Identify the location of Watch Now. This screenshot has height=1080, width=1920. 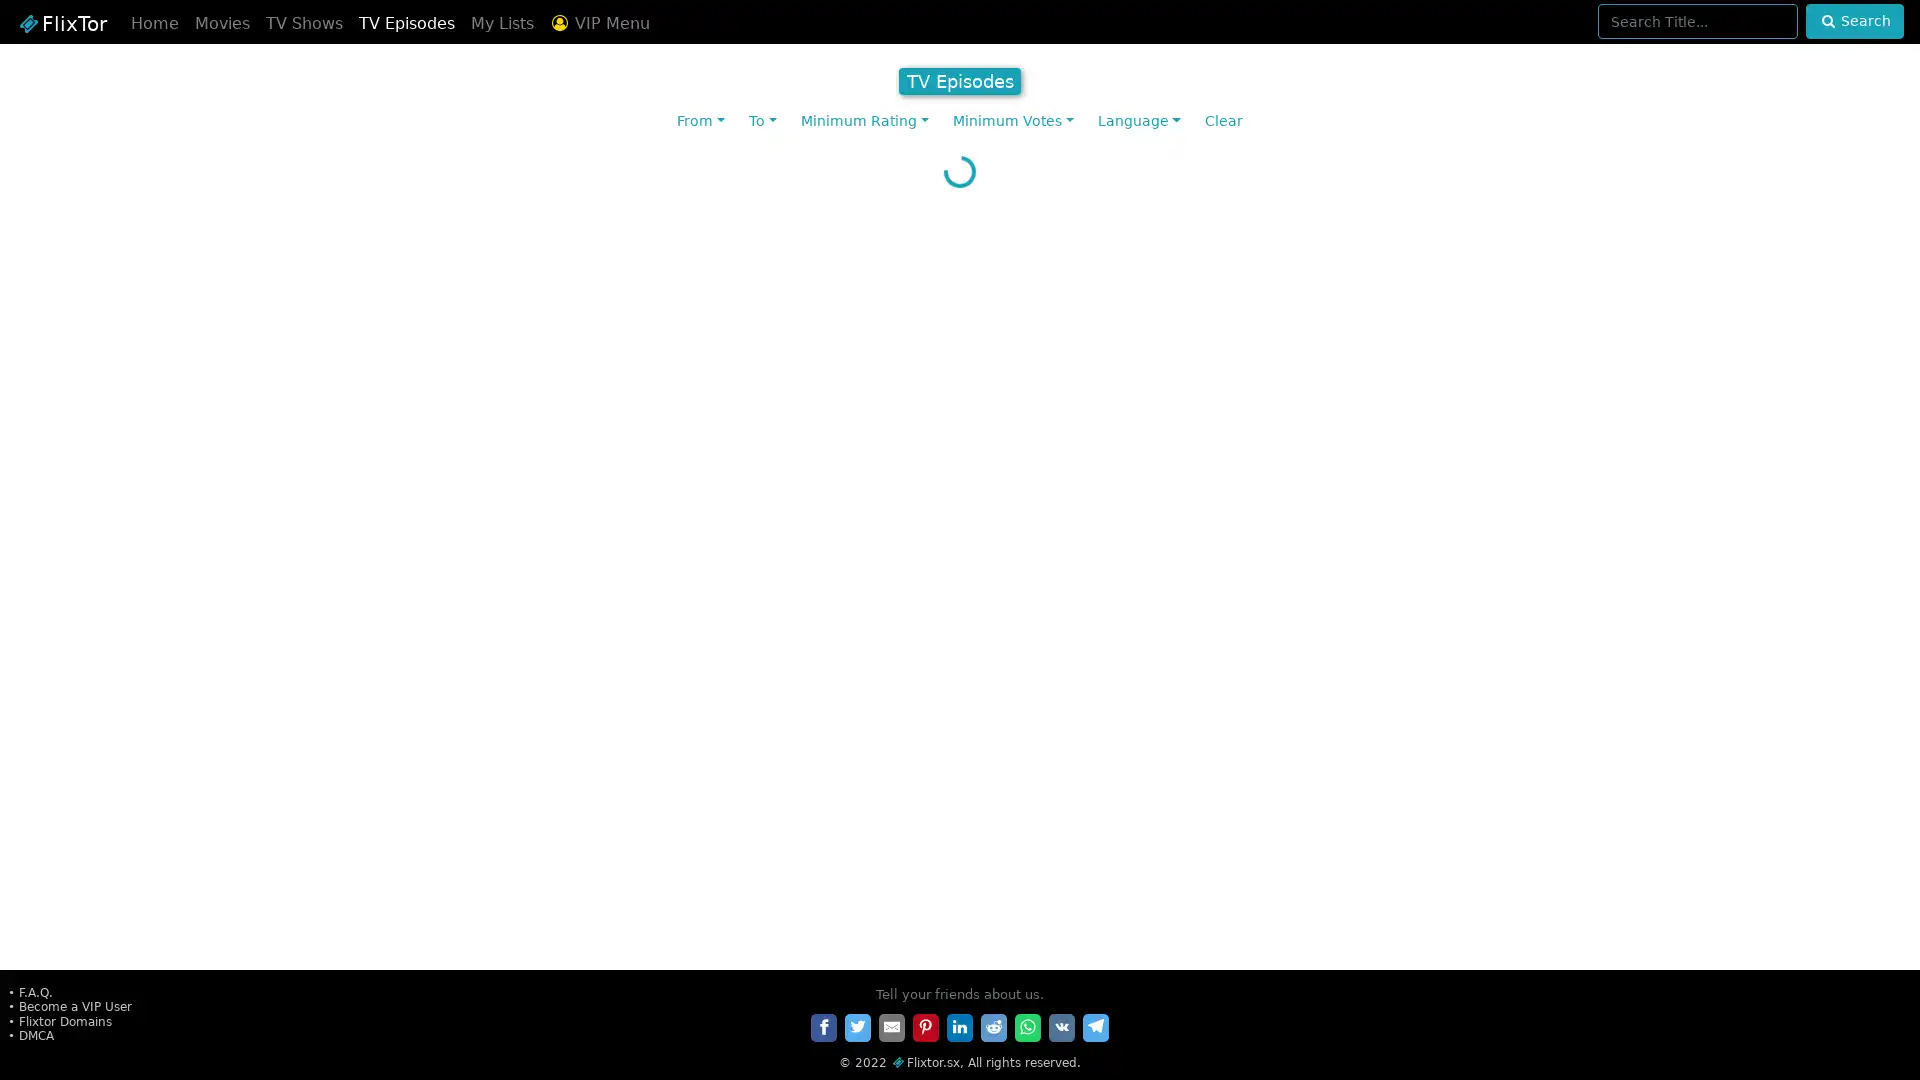
(388, 690).